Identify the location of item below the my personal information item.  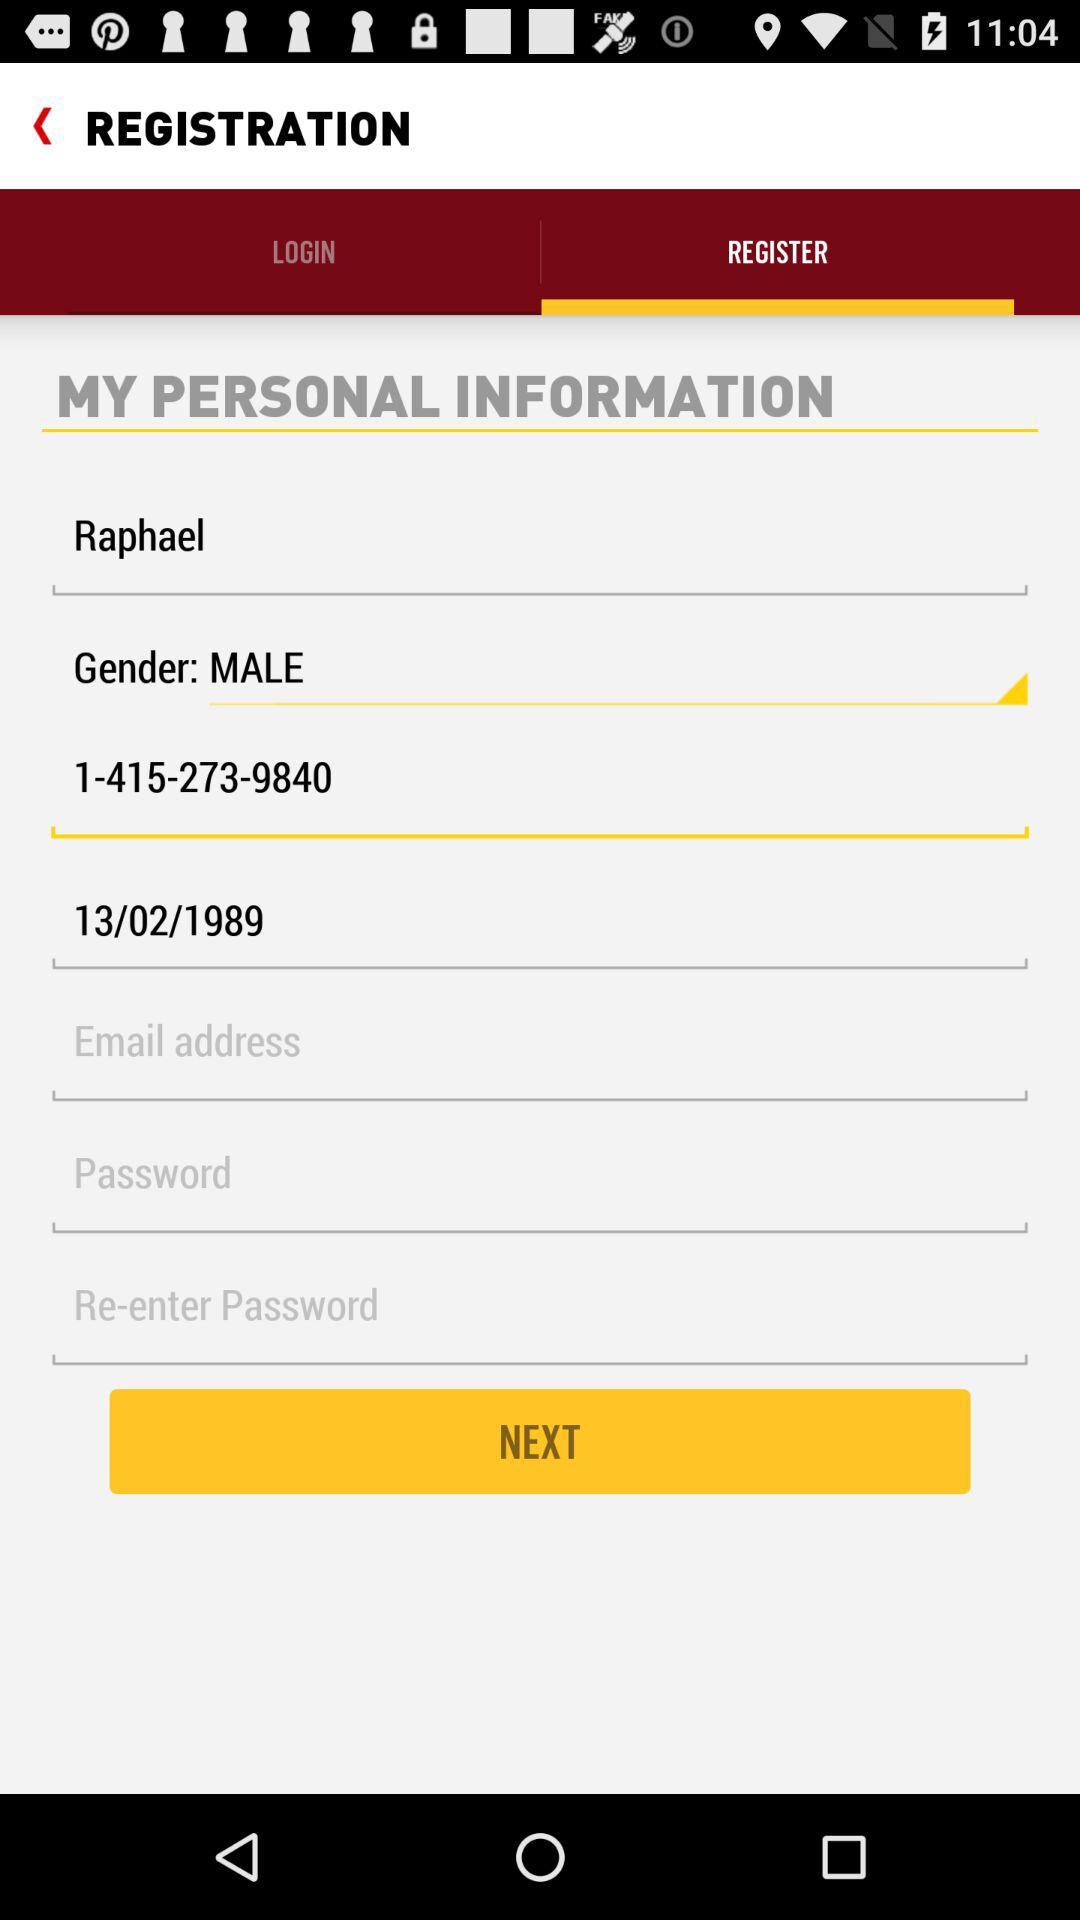
(540, 546).